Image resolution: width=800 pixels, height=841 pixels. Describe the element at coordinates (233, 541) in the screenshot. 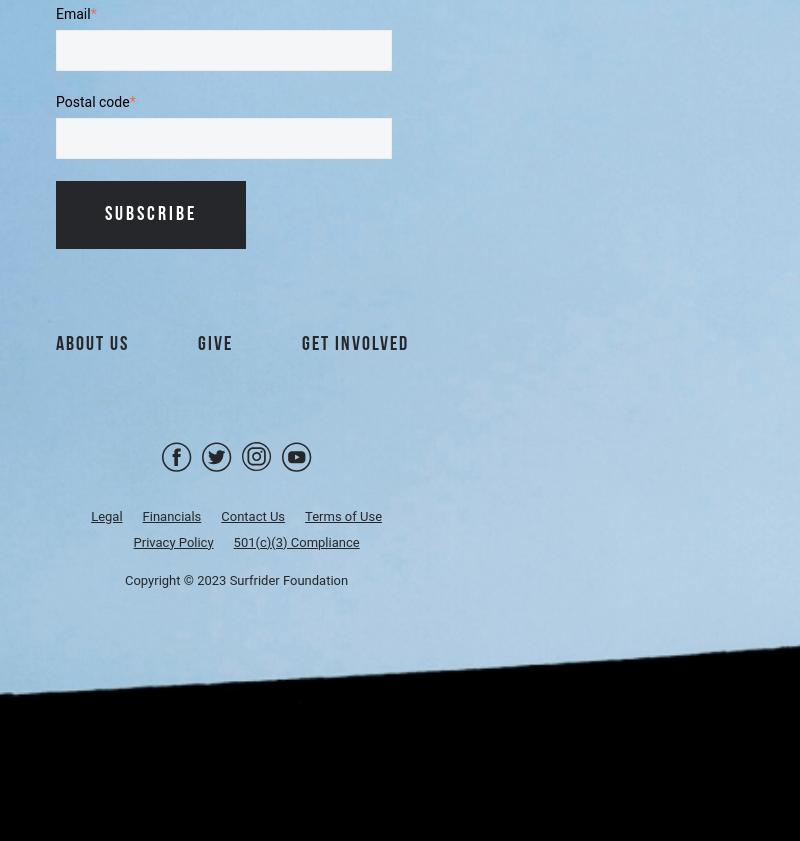

I see `'501(c)(3) Compliance'` at that location.